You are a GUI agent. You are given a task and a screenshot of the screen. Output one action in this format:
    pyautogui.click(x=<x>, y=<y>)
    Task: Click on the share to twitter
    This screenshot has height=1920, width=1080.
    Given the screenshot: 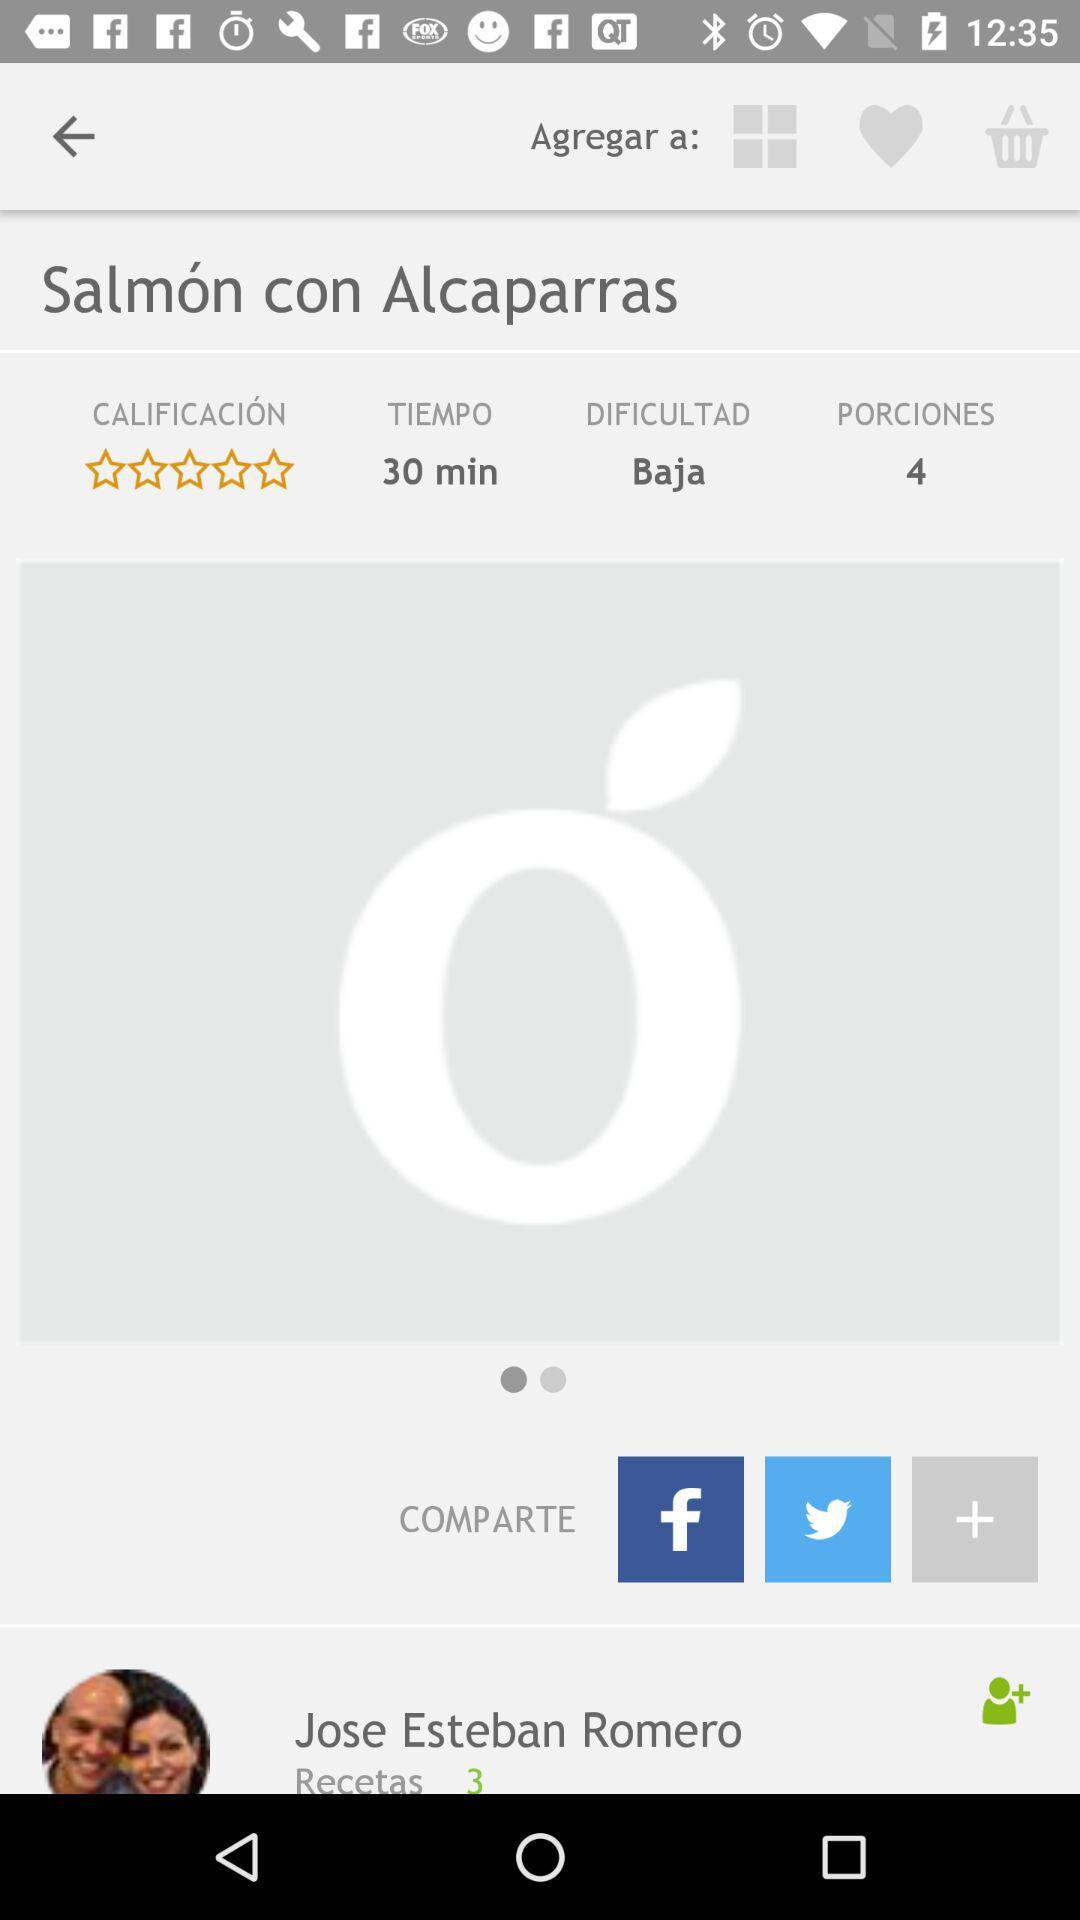 What is the action you would take?
    pyautogui.click(x=828, y=1519)
    